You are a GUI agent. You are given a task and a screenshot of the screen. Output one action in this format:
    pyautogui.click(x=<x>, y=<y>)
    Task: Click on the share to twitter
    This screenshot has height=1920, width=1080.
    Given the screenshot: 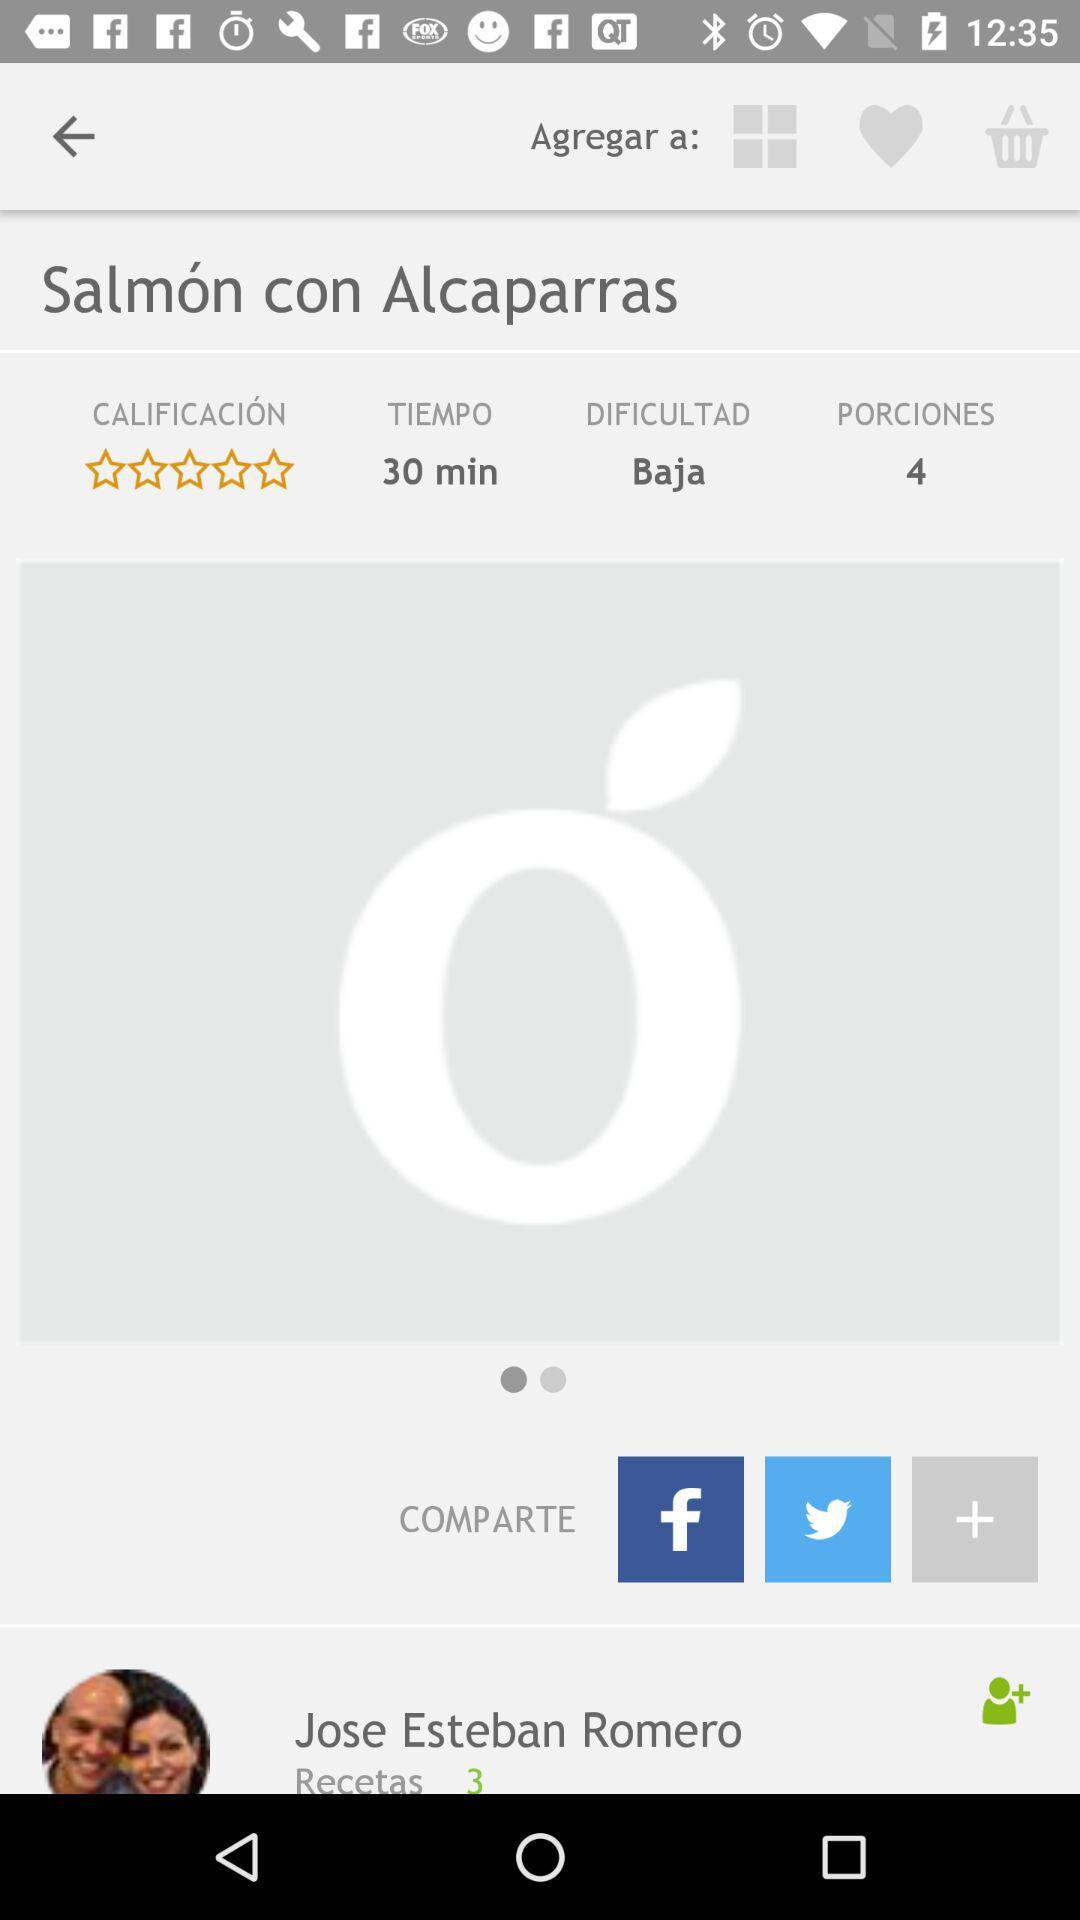 What is the action you would take?
    pyautogui.click(x=828, y=1519)
    